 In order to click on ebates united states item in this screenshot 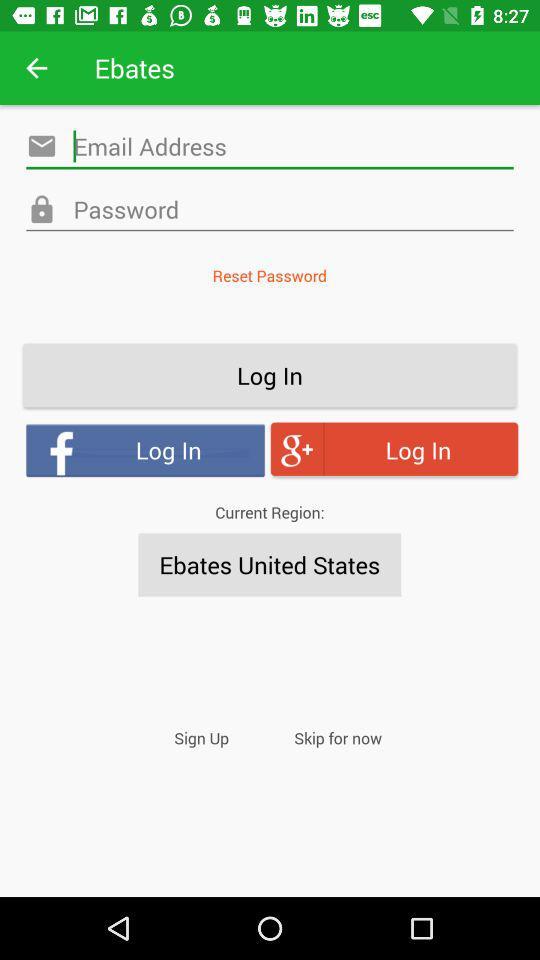, I will do `click(269, 565)`.